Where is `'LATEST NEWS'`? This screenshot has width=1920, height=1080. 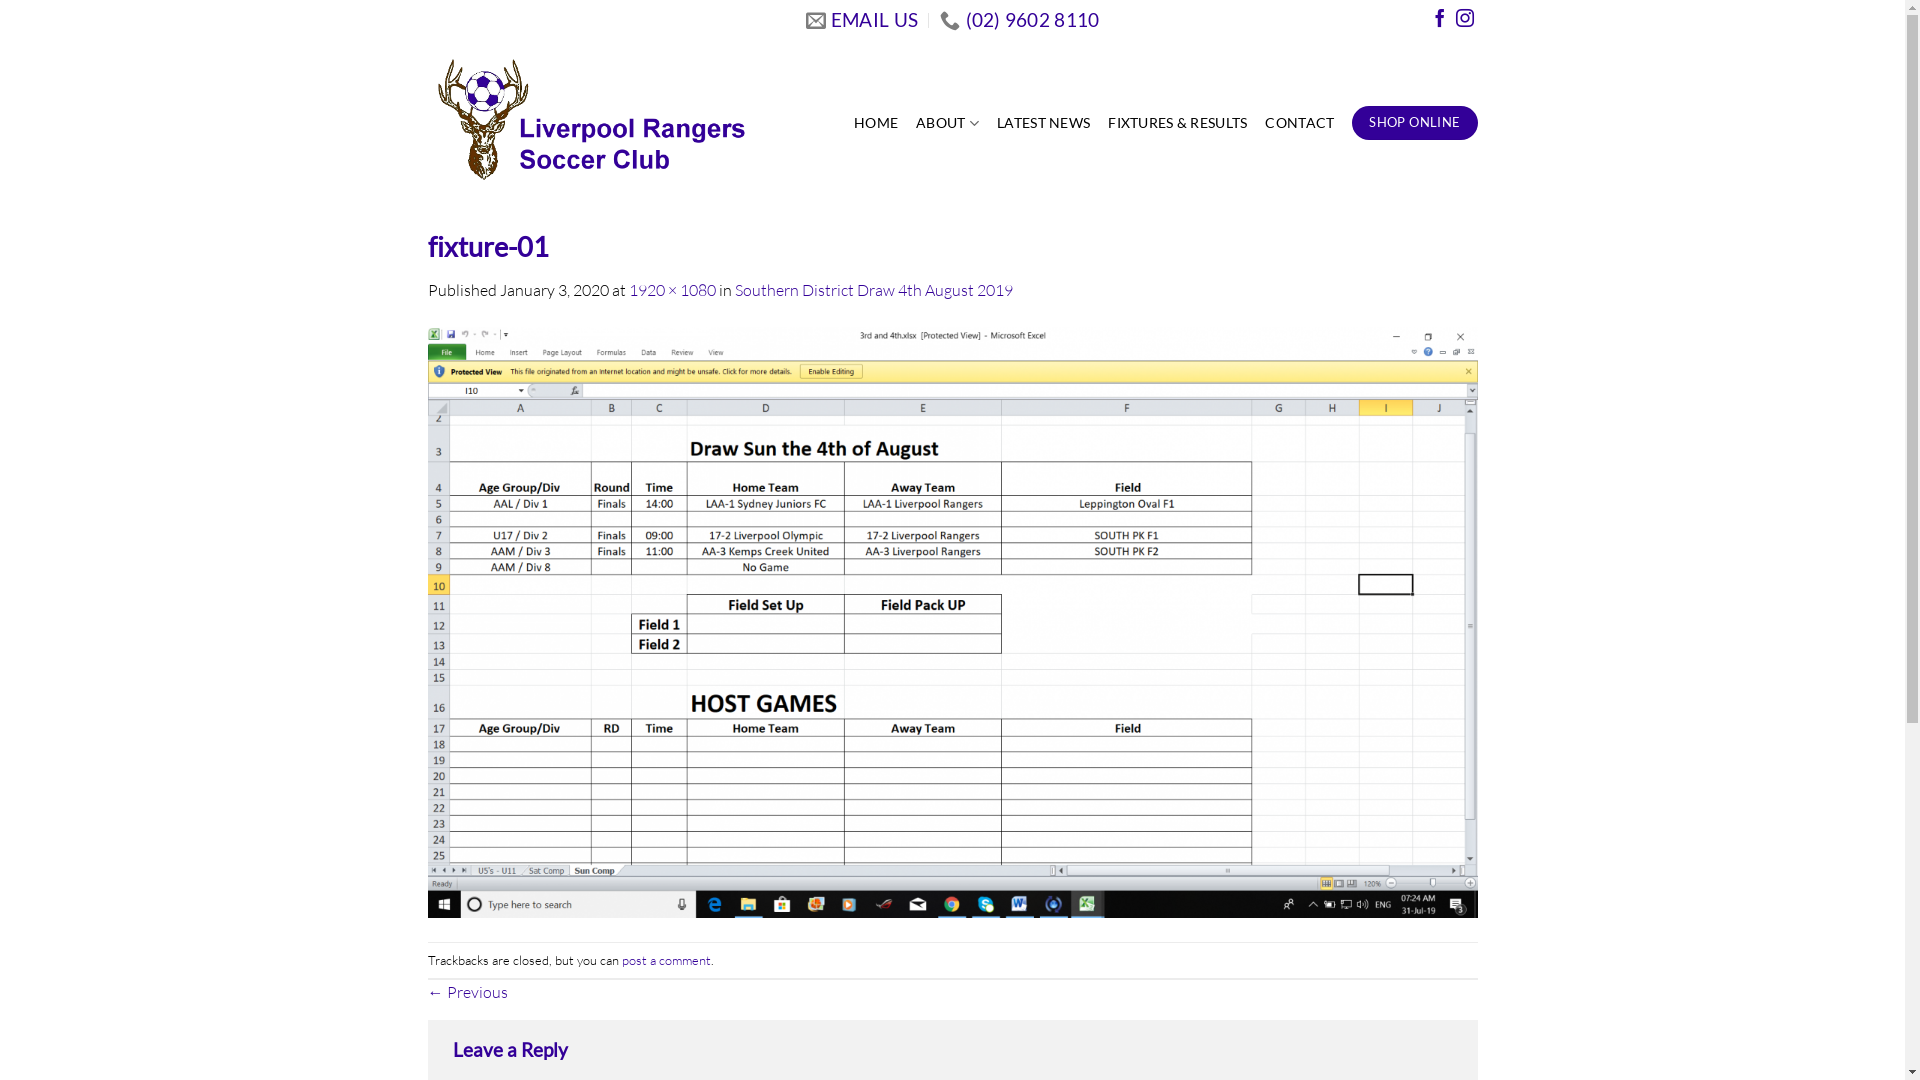 'LATEST NEWS' is located at coordinates (1042, 123).